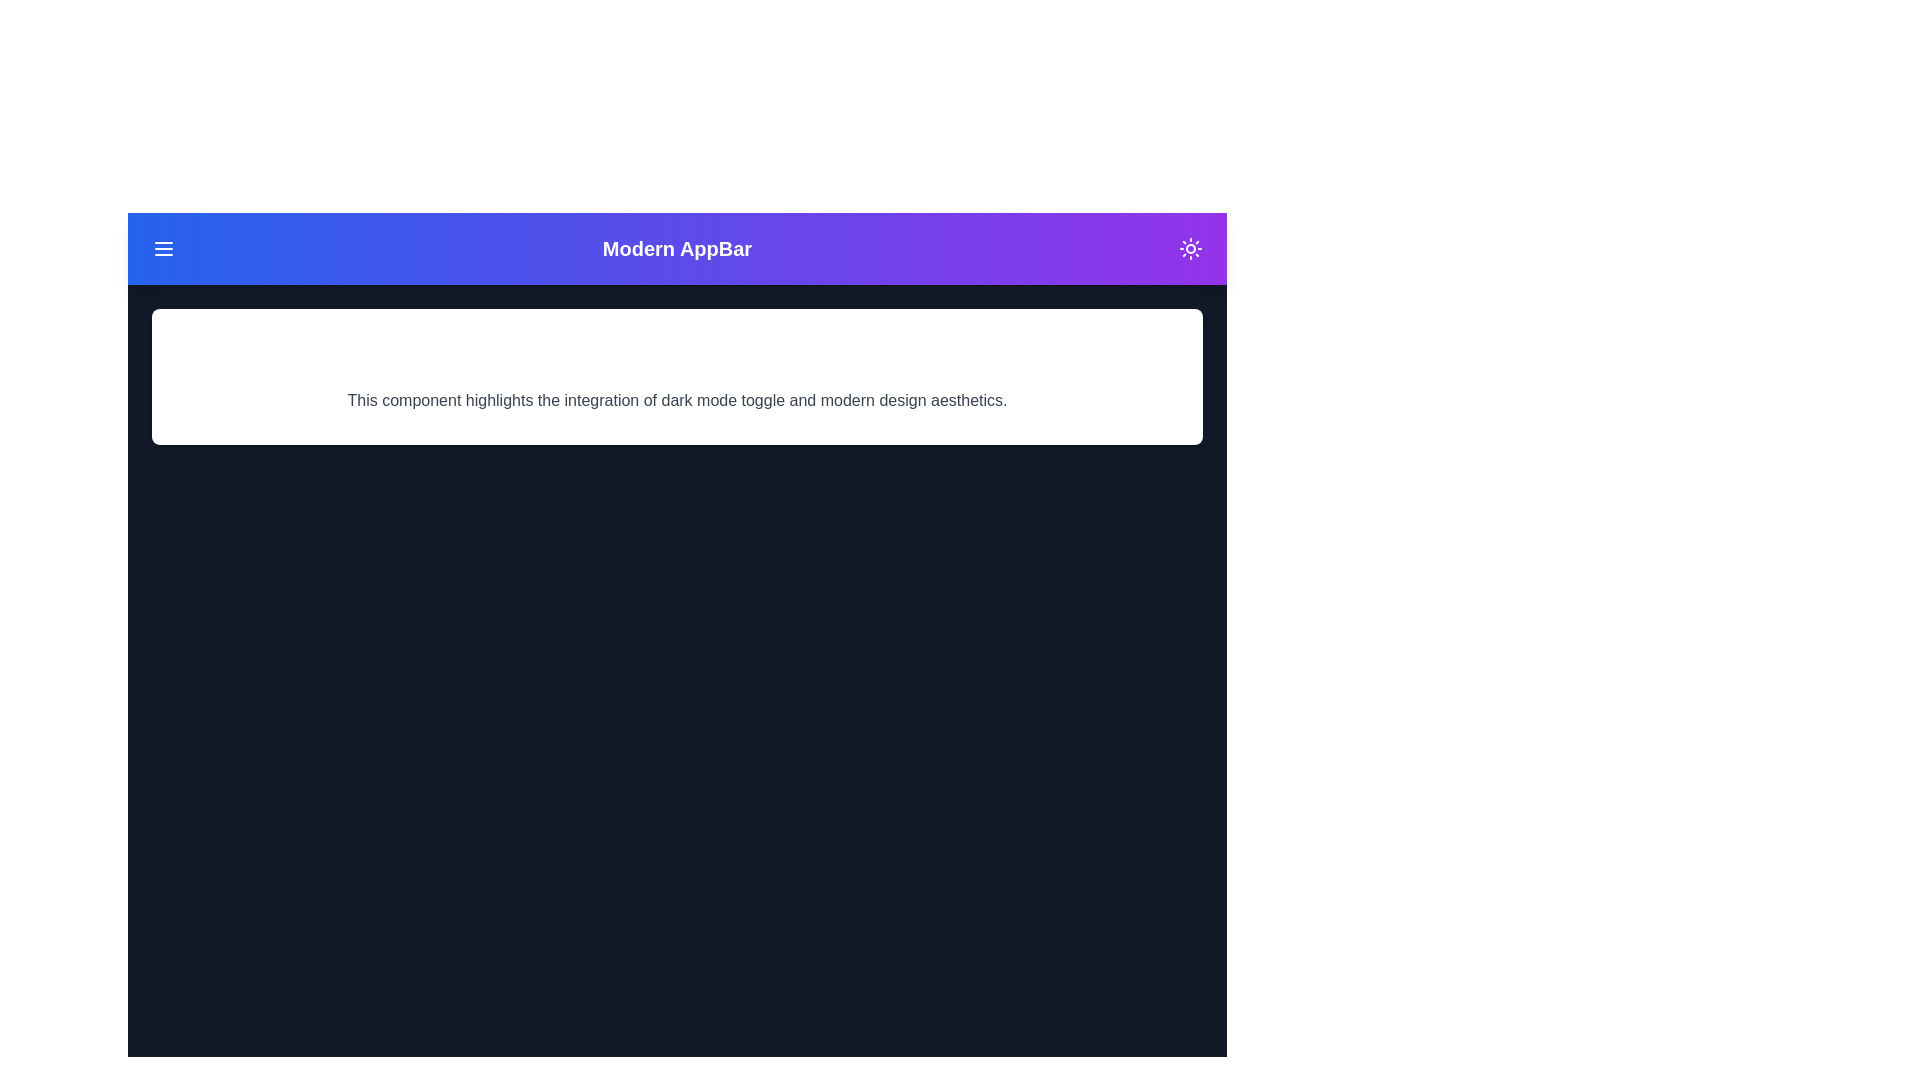 This screenshot has height=1080, width=1920. I want to click on the title text 'Modern AppBar' in the app bar, so click(677, 248).